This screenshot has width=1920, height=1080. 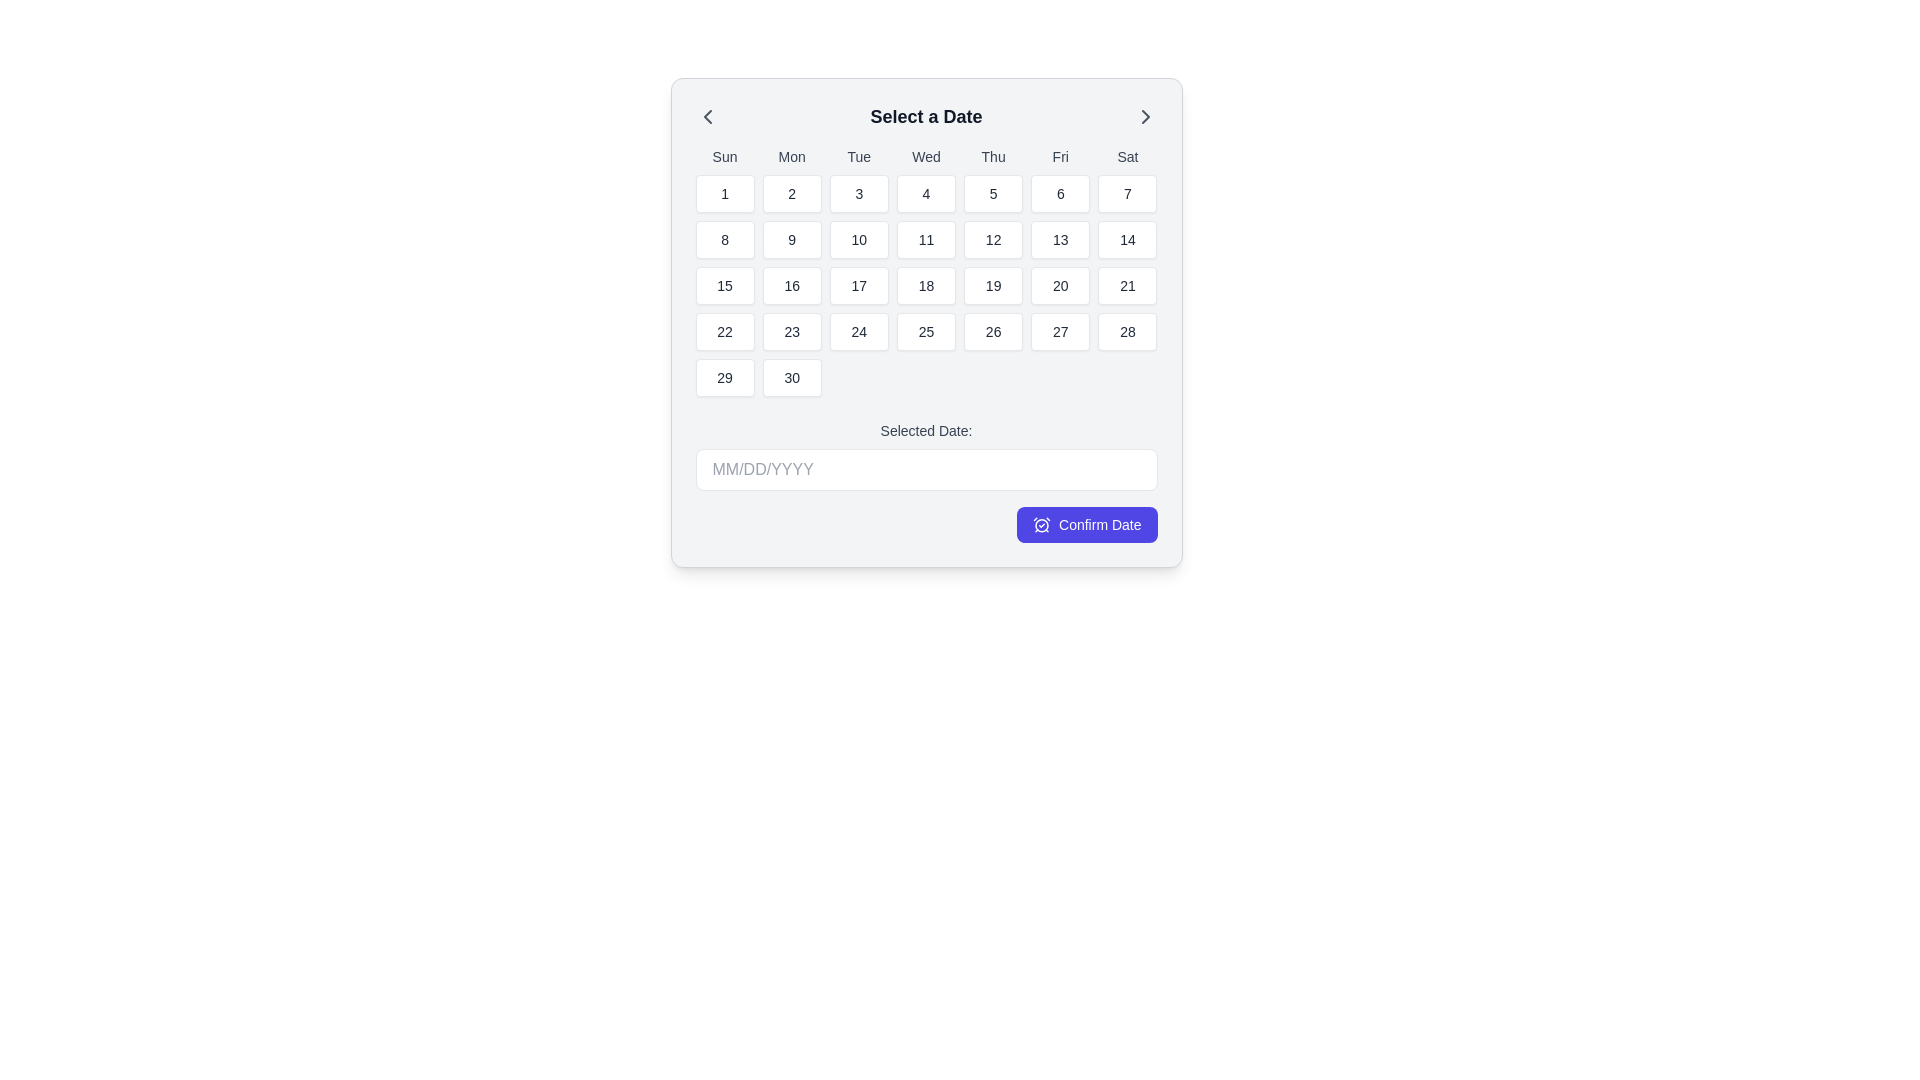 What do you see at coordinates (925, 156) in the screenshot?
I see `the header label for the Wednesday column in the calendar, which visually indicates the day of the week 'Wednesday'` at bounding box center [925, 156].